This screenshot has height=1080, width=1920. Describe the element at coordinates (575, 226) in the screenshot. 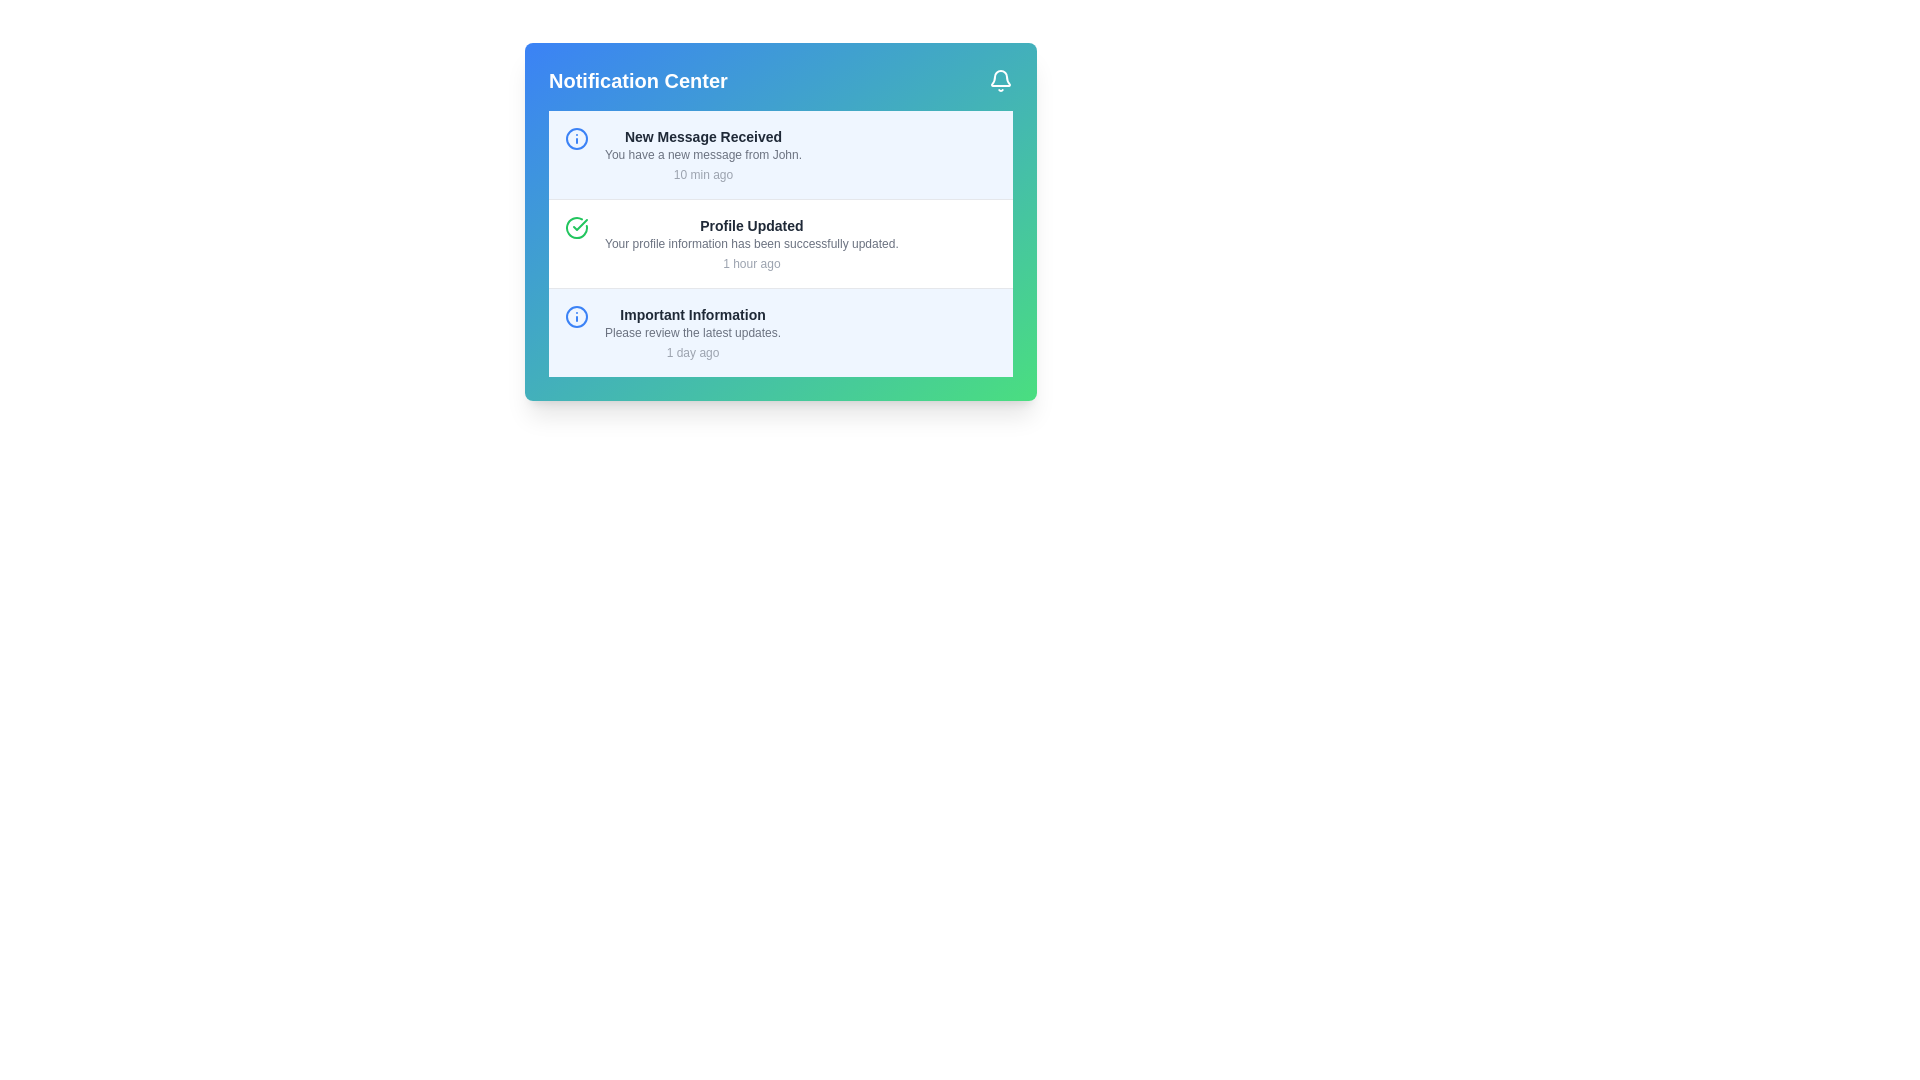

I see `the green circular icon with a white outline and checkmark, located to the left of the 'Profile Updated' notification text` at that location.